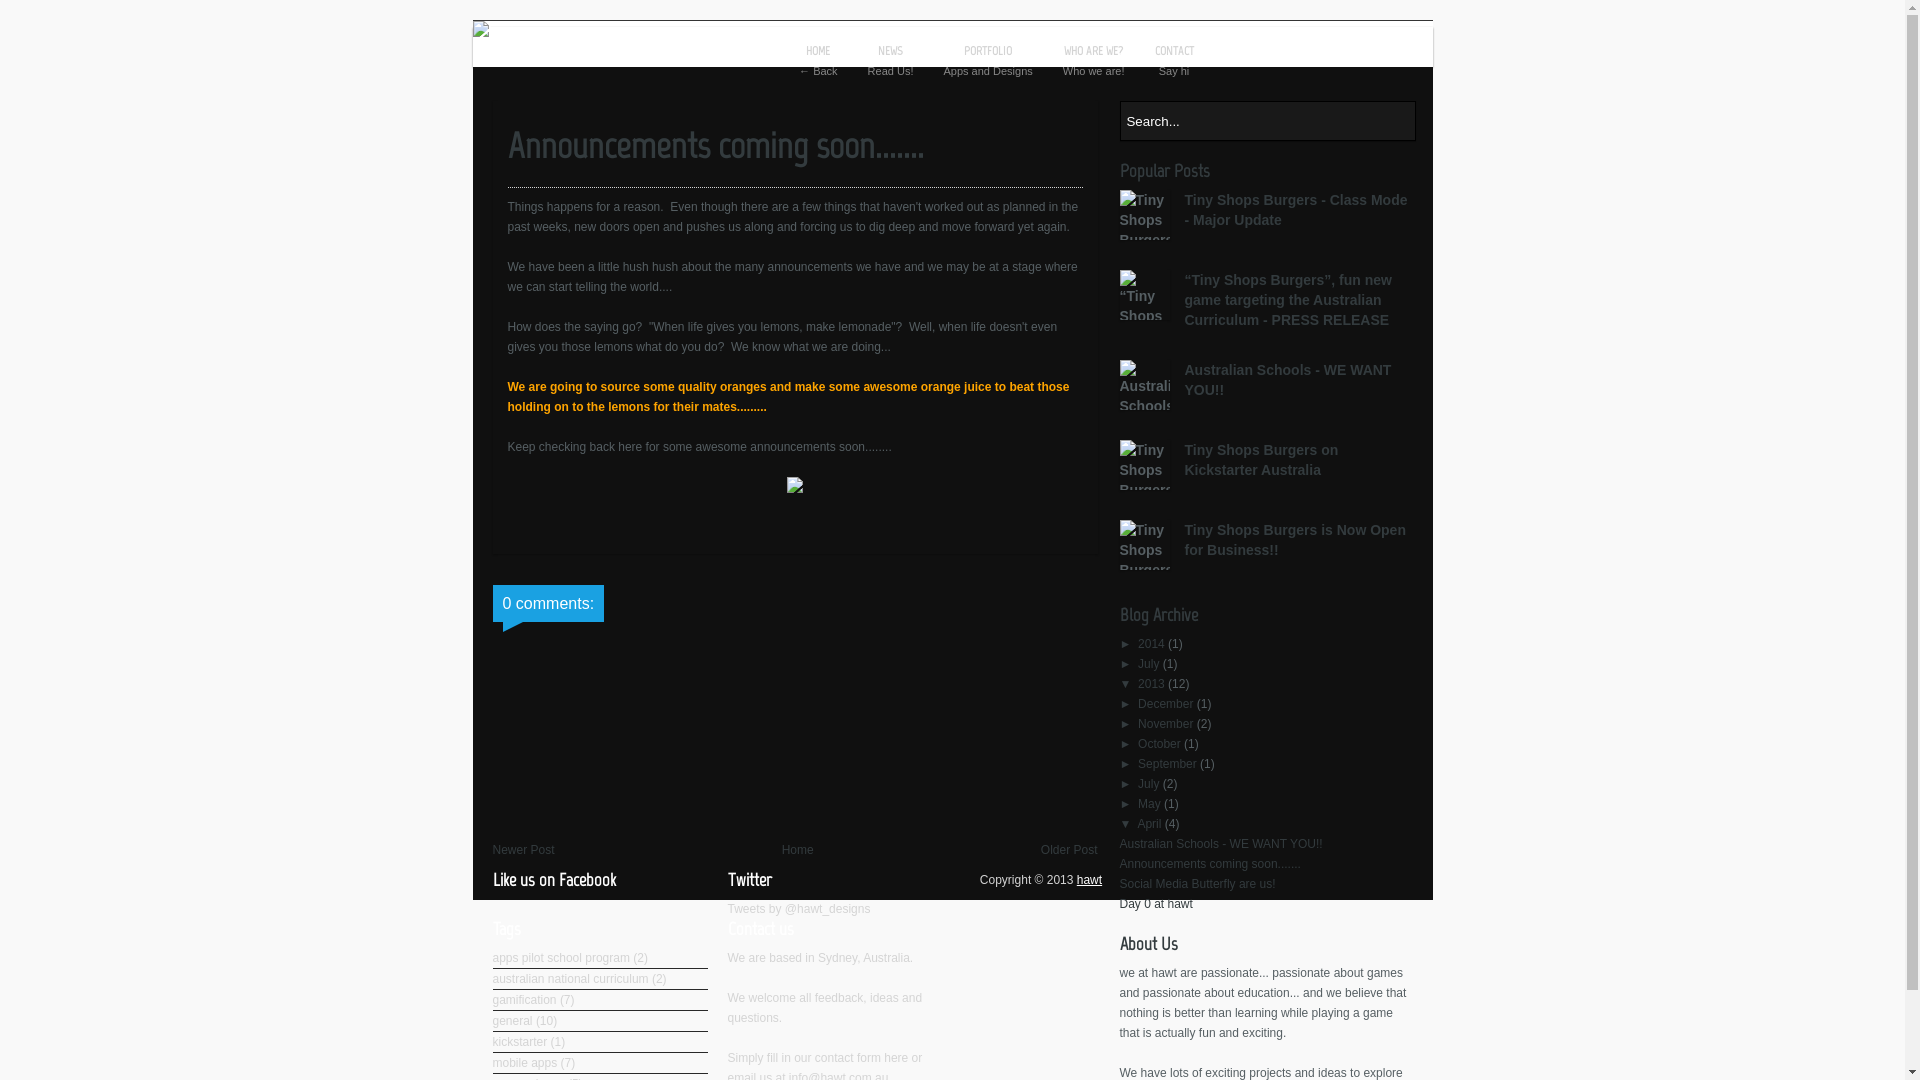 This screenshot has width=1920, height=1080. What do you see at coordinates (523, 849) in the screenshot?
I see `'Newer Post'` at bounding box center [523, 849].